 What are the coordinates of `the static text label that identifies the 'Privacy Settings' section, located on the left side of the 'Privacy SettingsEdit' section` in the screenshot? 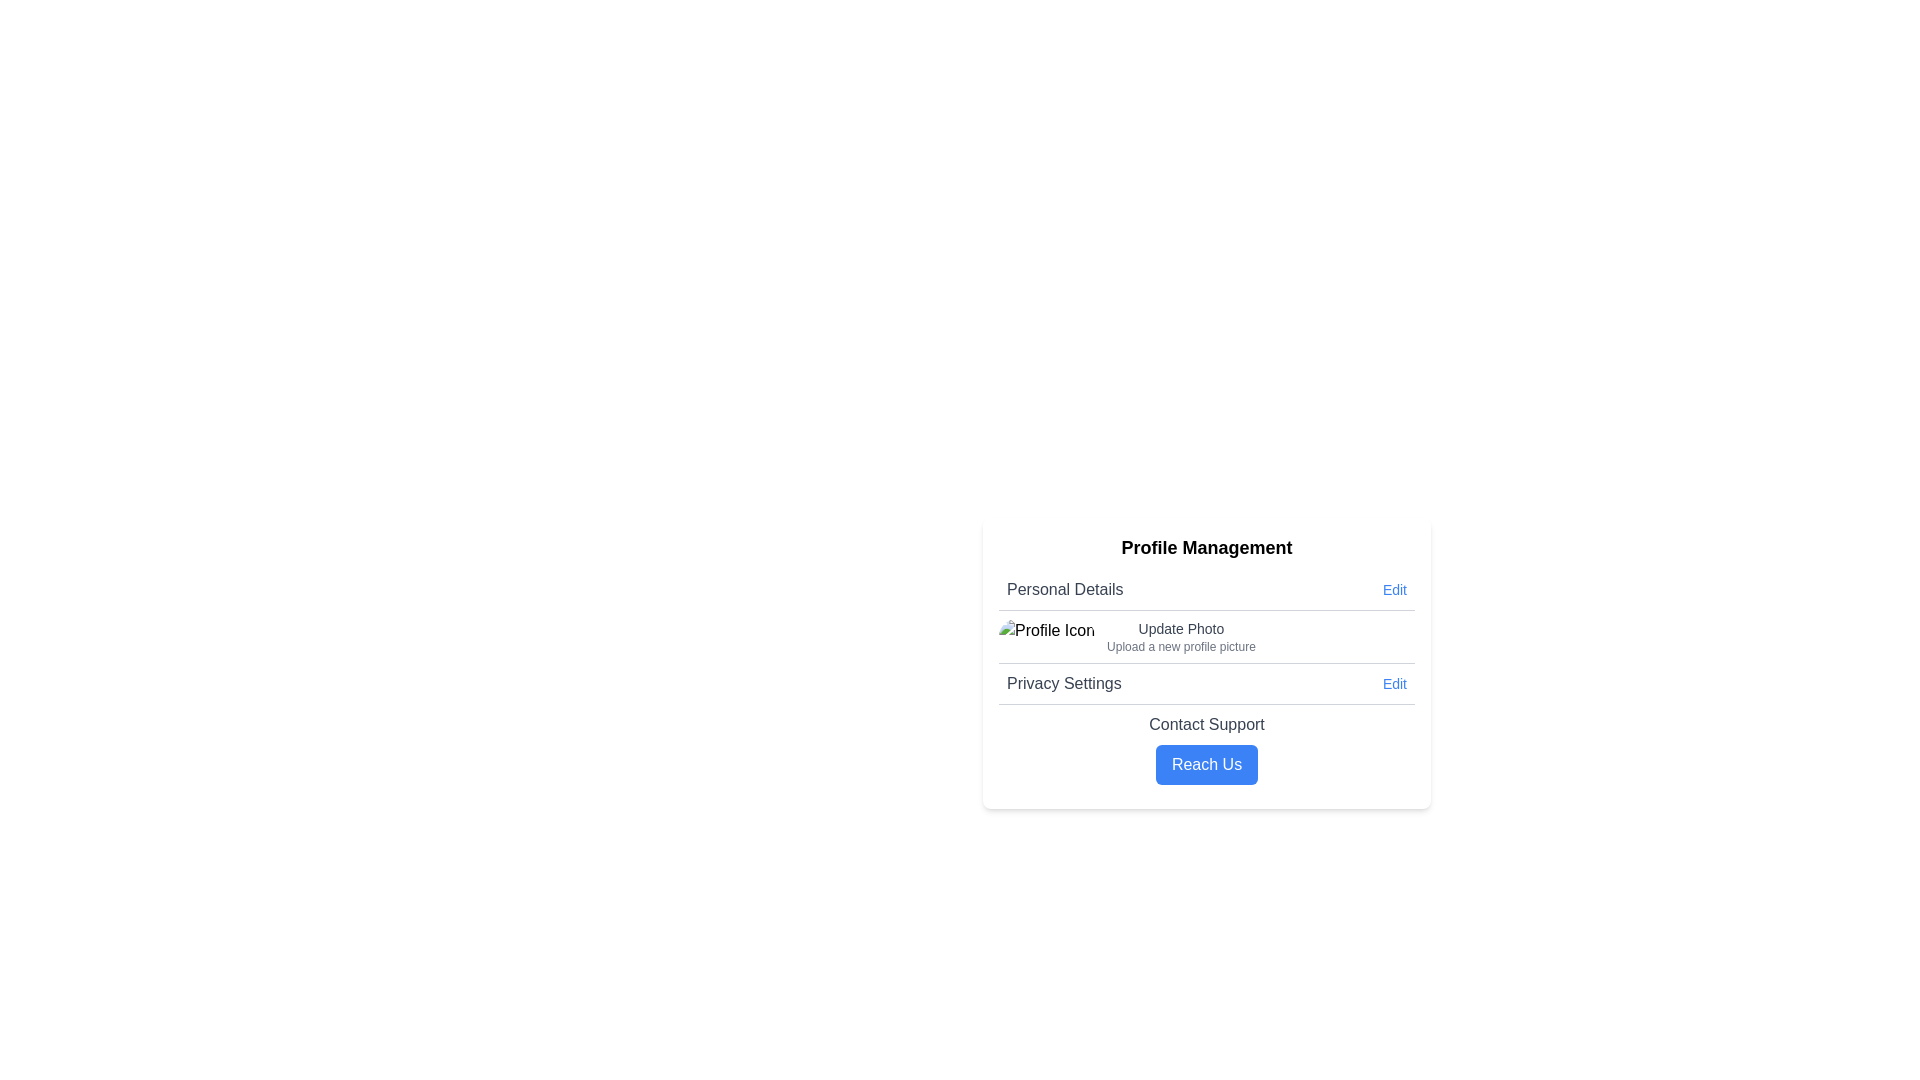 It's located at (1063, 682).